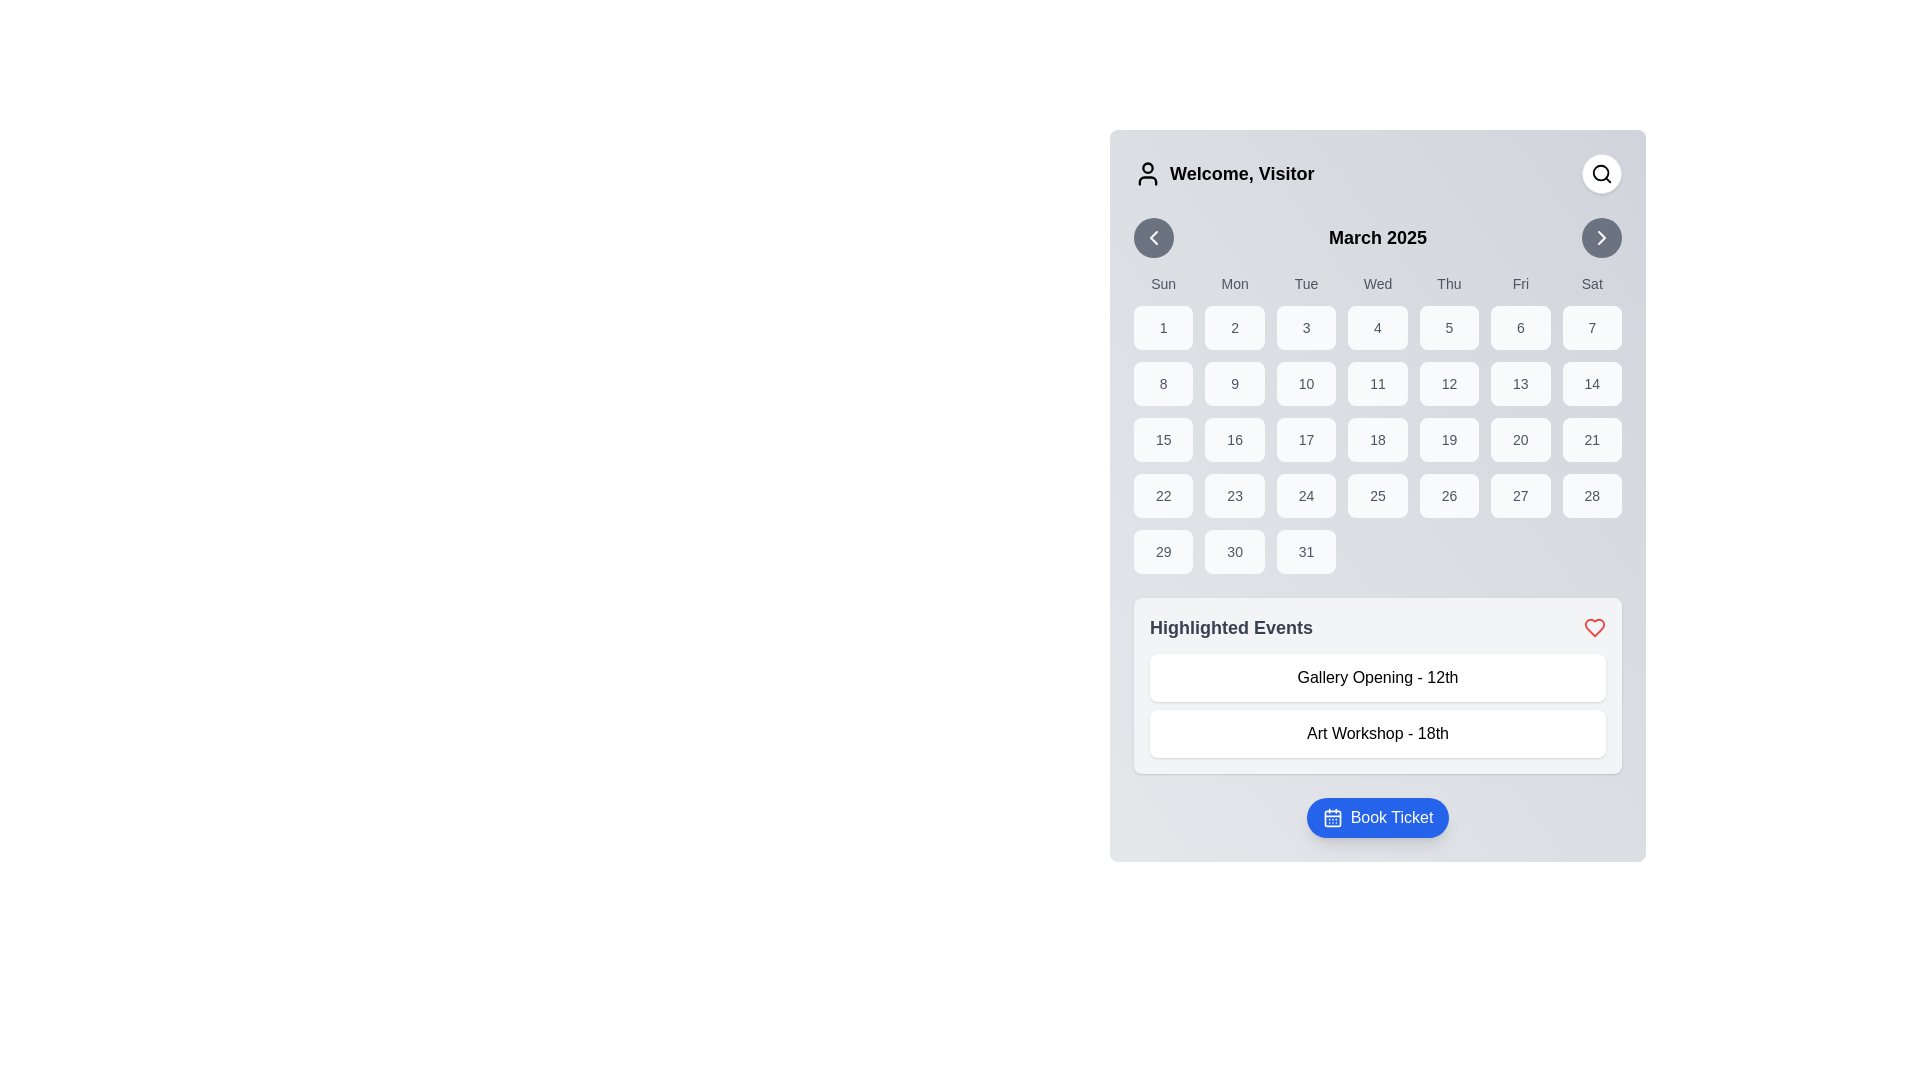  What do you see at coordinates (1602, 237) in the screenshot?
I see `the minimalist triangular arrow icon within the circular button located in the top-right corner of the interface, just to the right of the 'March 2025' calendar widget to initiate navigation` at bounding box center [1602, 237].